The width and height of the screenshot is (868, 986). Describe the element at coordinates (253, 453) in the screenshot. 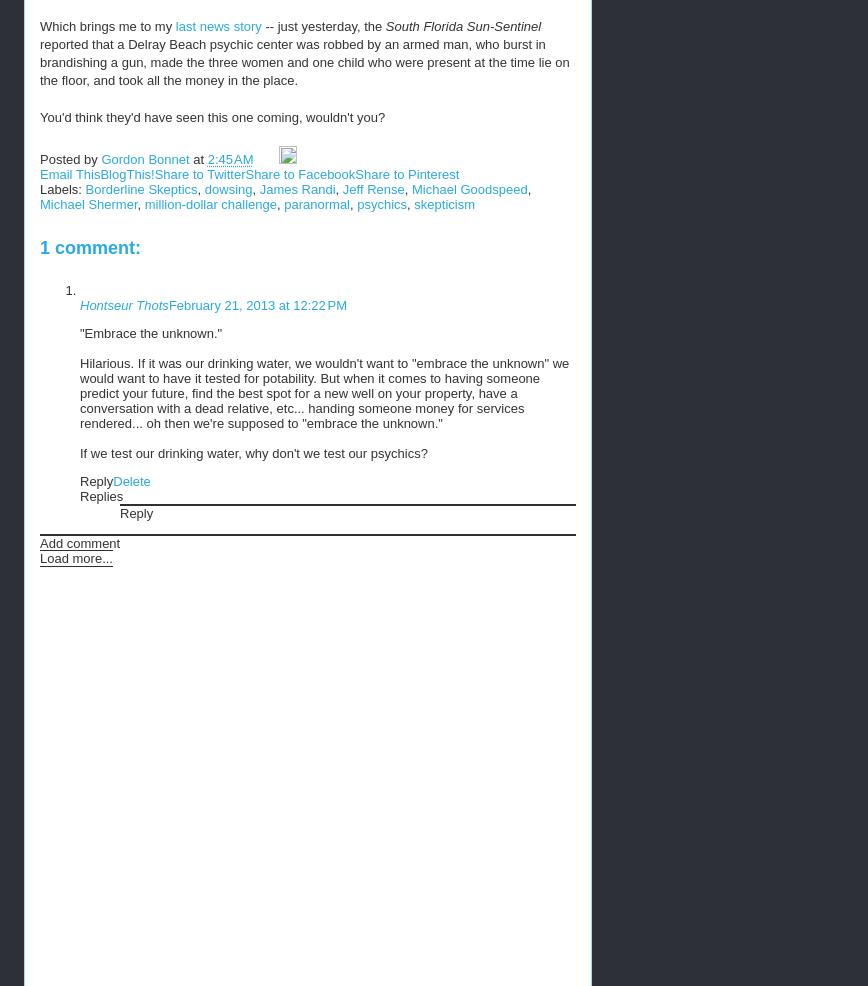

I see `'If we test our drinking water, why don't we test our psychics?'` at that location.